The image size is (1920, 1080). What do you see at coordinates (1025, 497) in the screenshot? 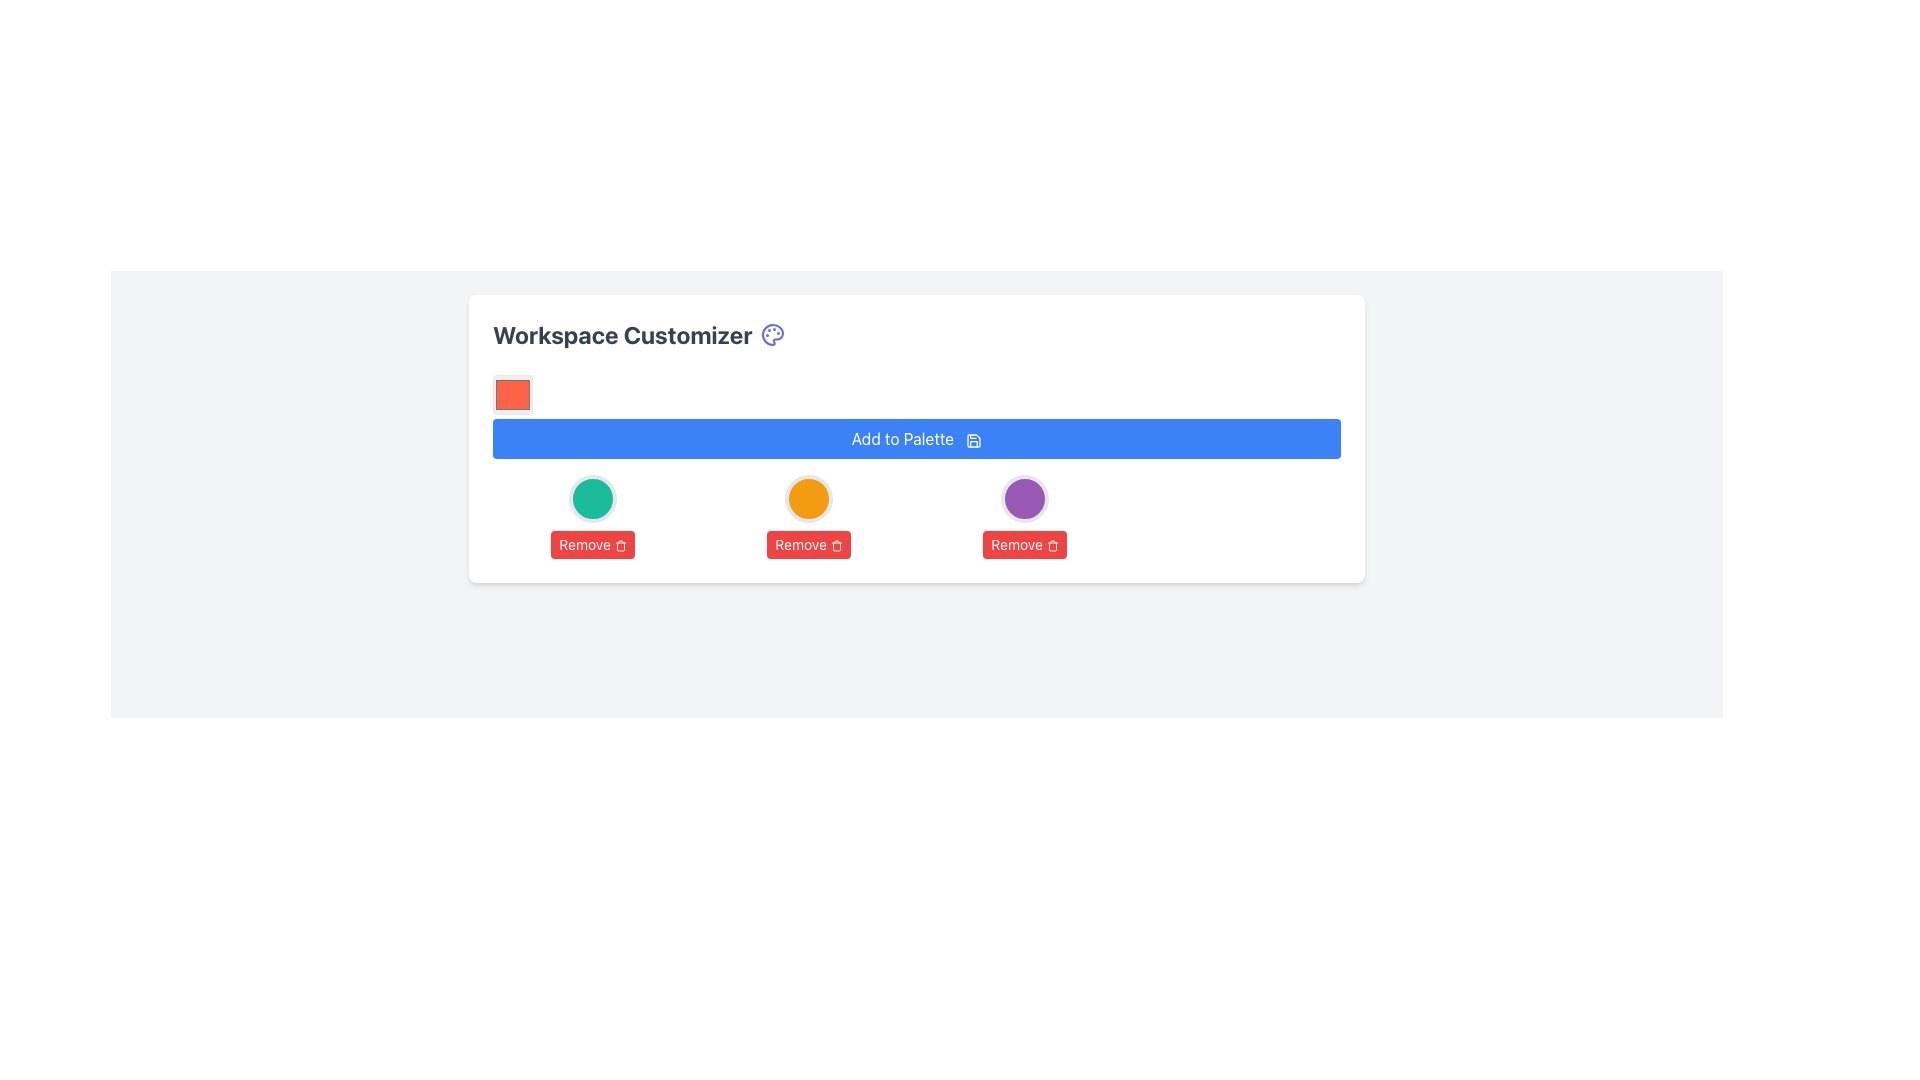
I see `the third circular visual marker within a collection of similar elements, which serves as a visual indicator and is not clickable` at bounding box center [1025, 497].